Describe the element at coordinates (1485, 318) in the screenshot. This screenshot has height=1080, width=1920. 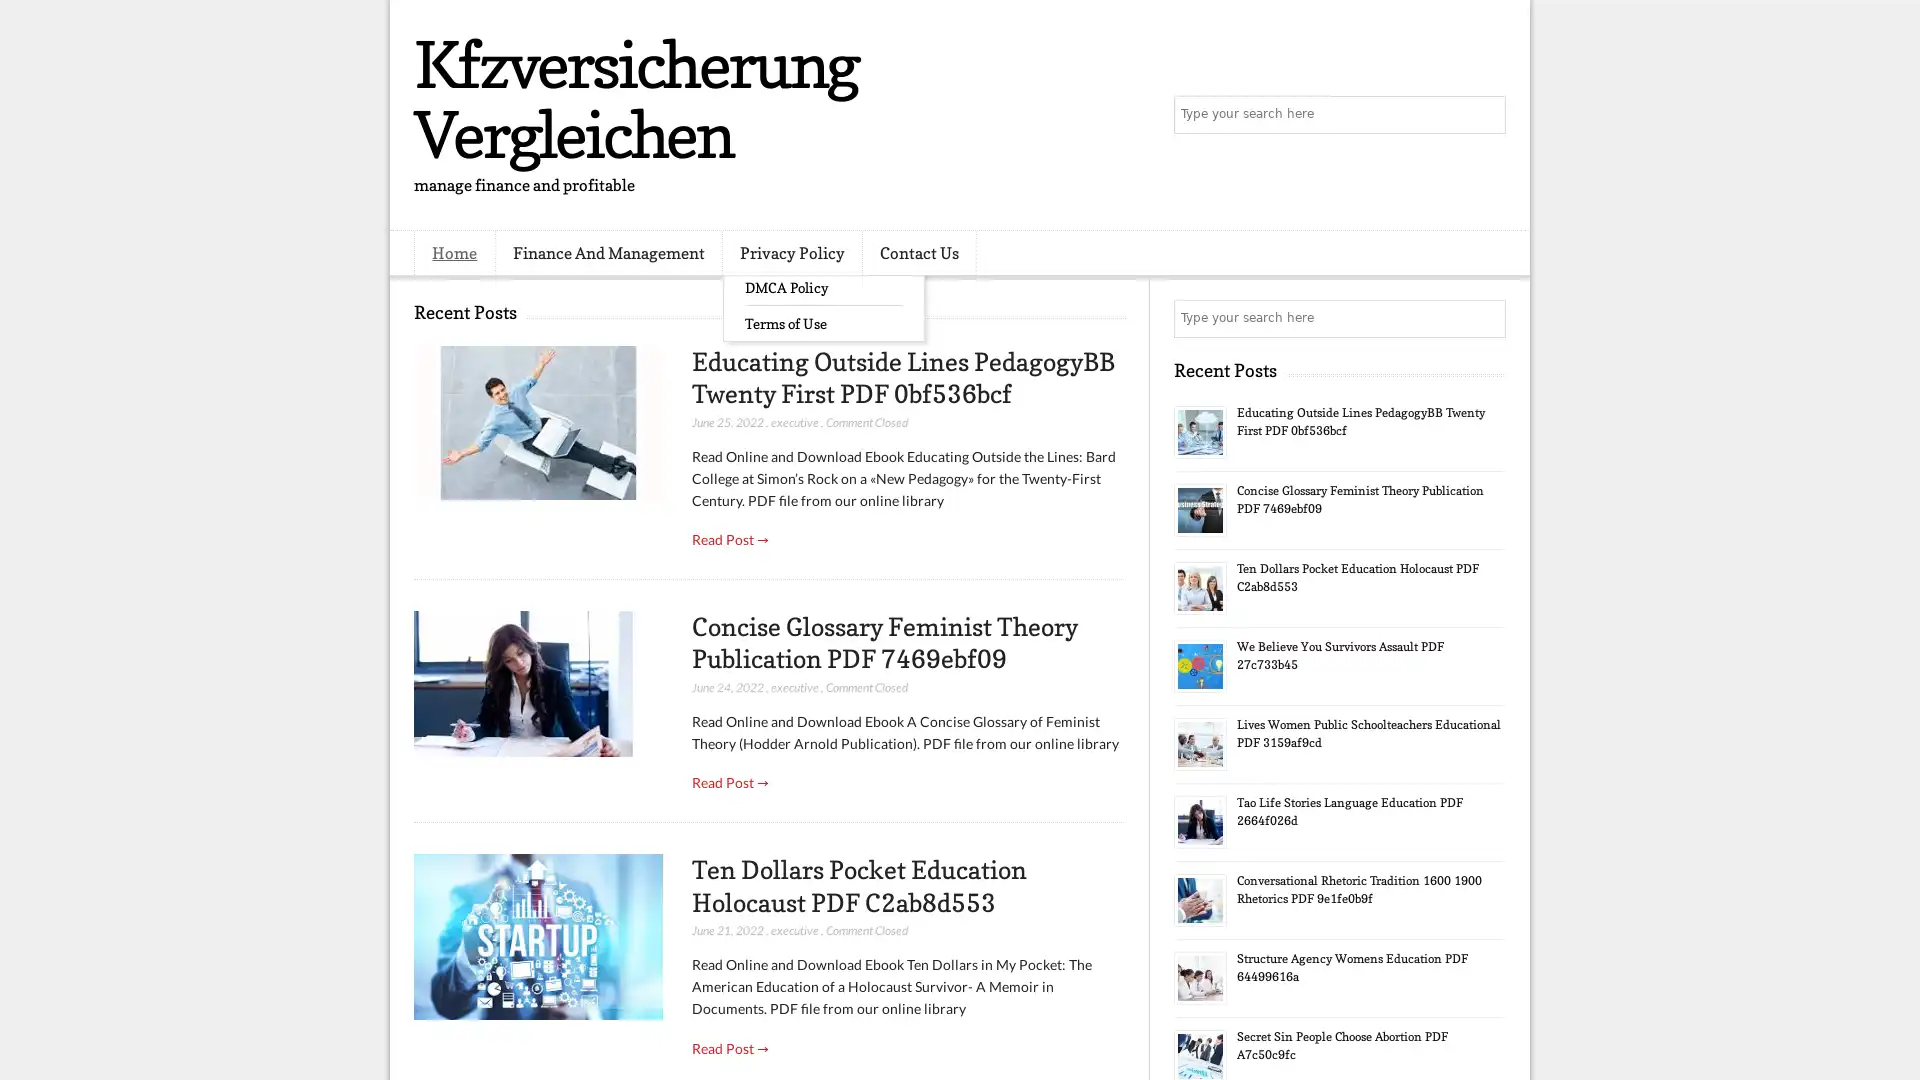
I see `Search` at that location.